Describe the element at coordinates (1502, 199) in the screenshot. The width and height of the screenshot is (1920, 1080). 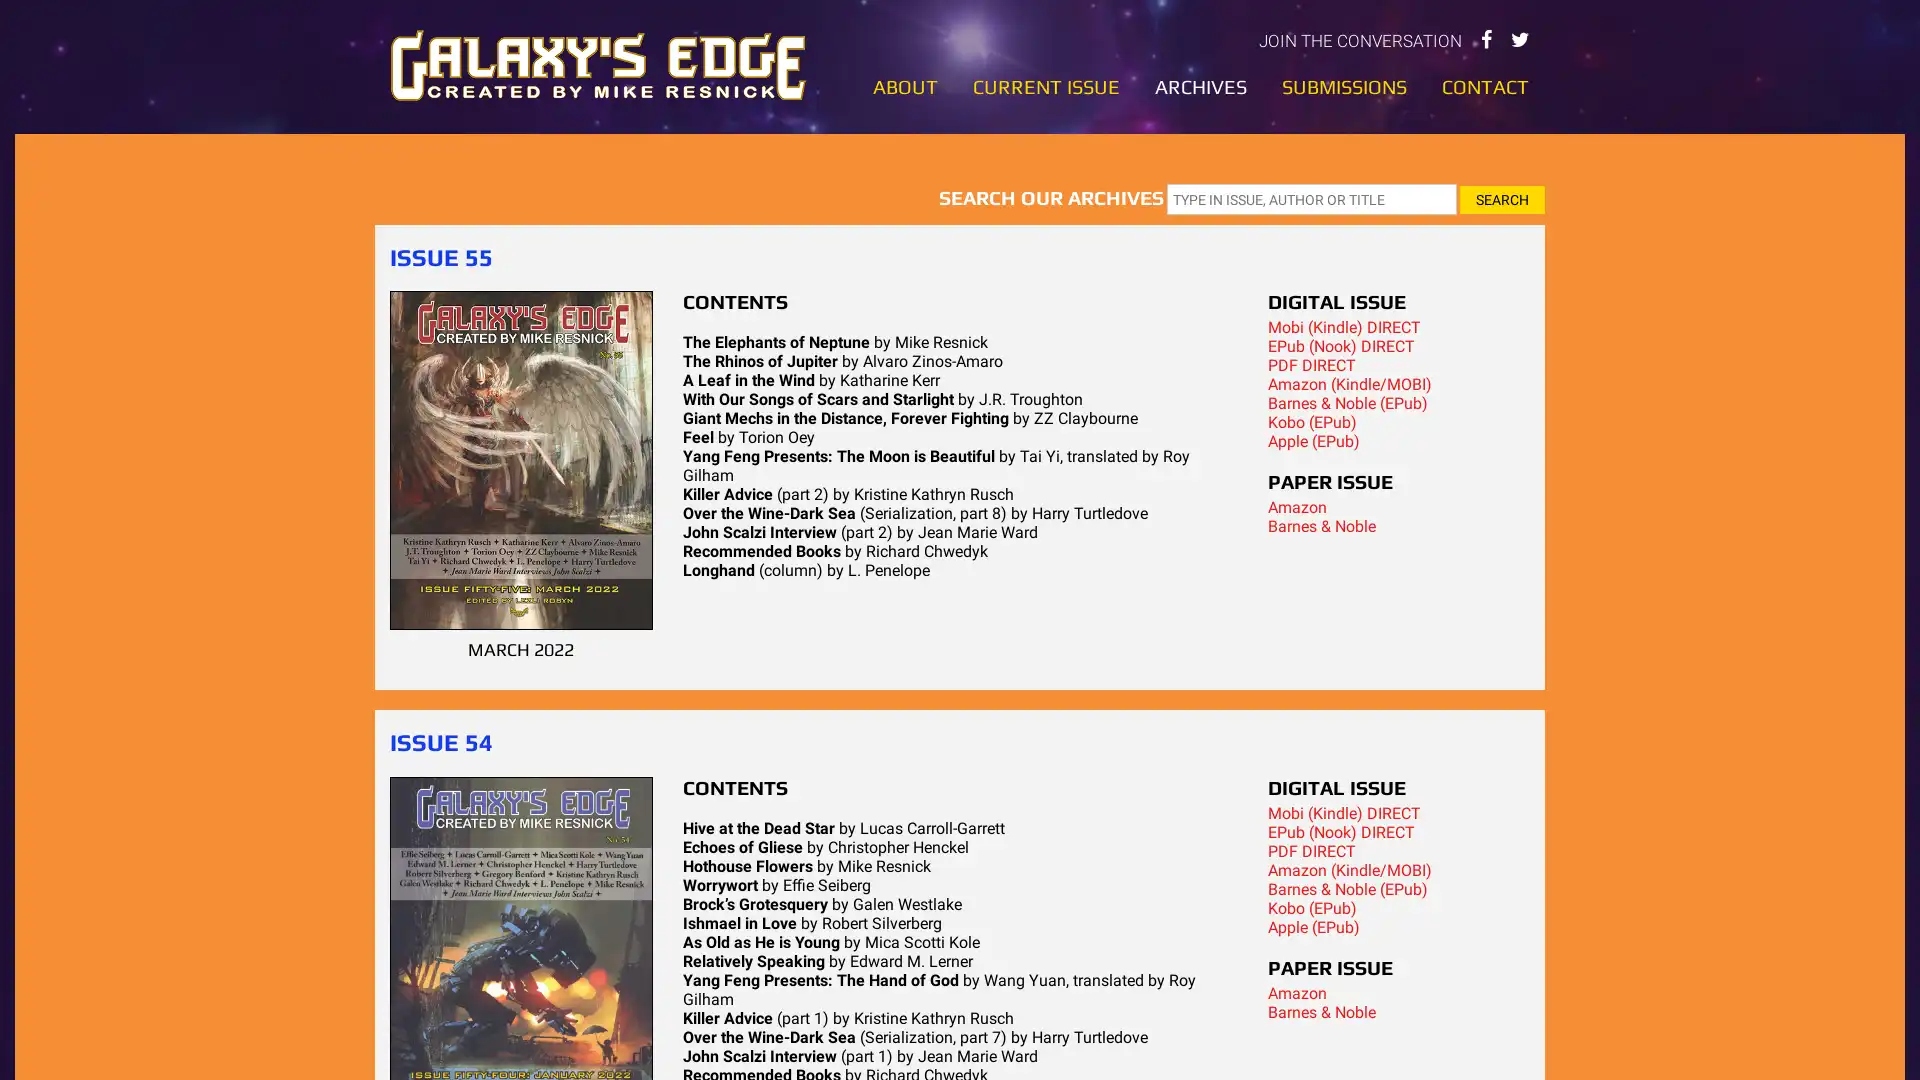
I see `SEARCH` at that location.